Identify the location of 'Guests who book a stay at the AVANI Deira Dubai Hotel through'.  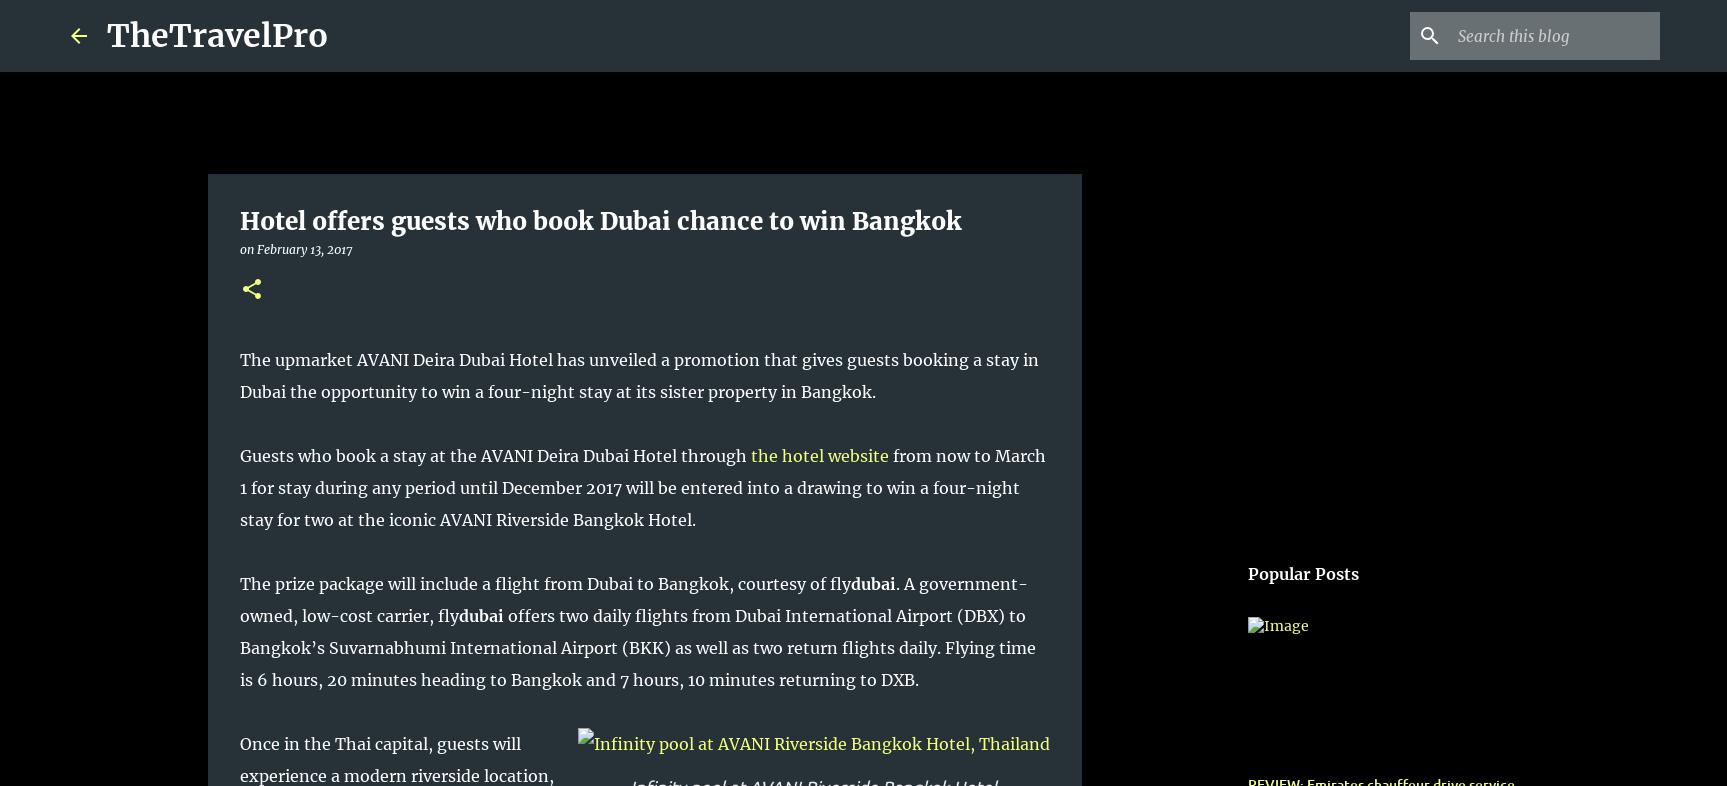
(493, 455).